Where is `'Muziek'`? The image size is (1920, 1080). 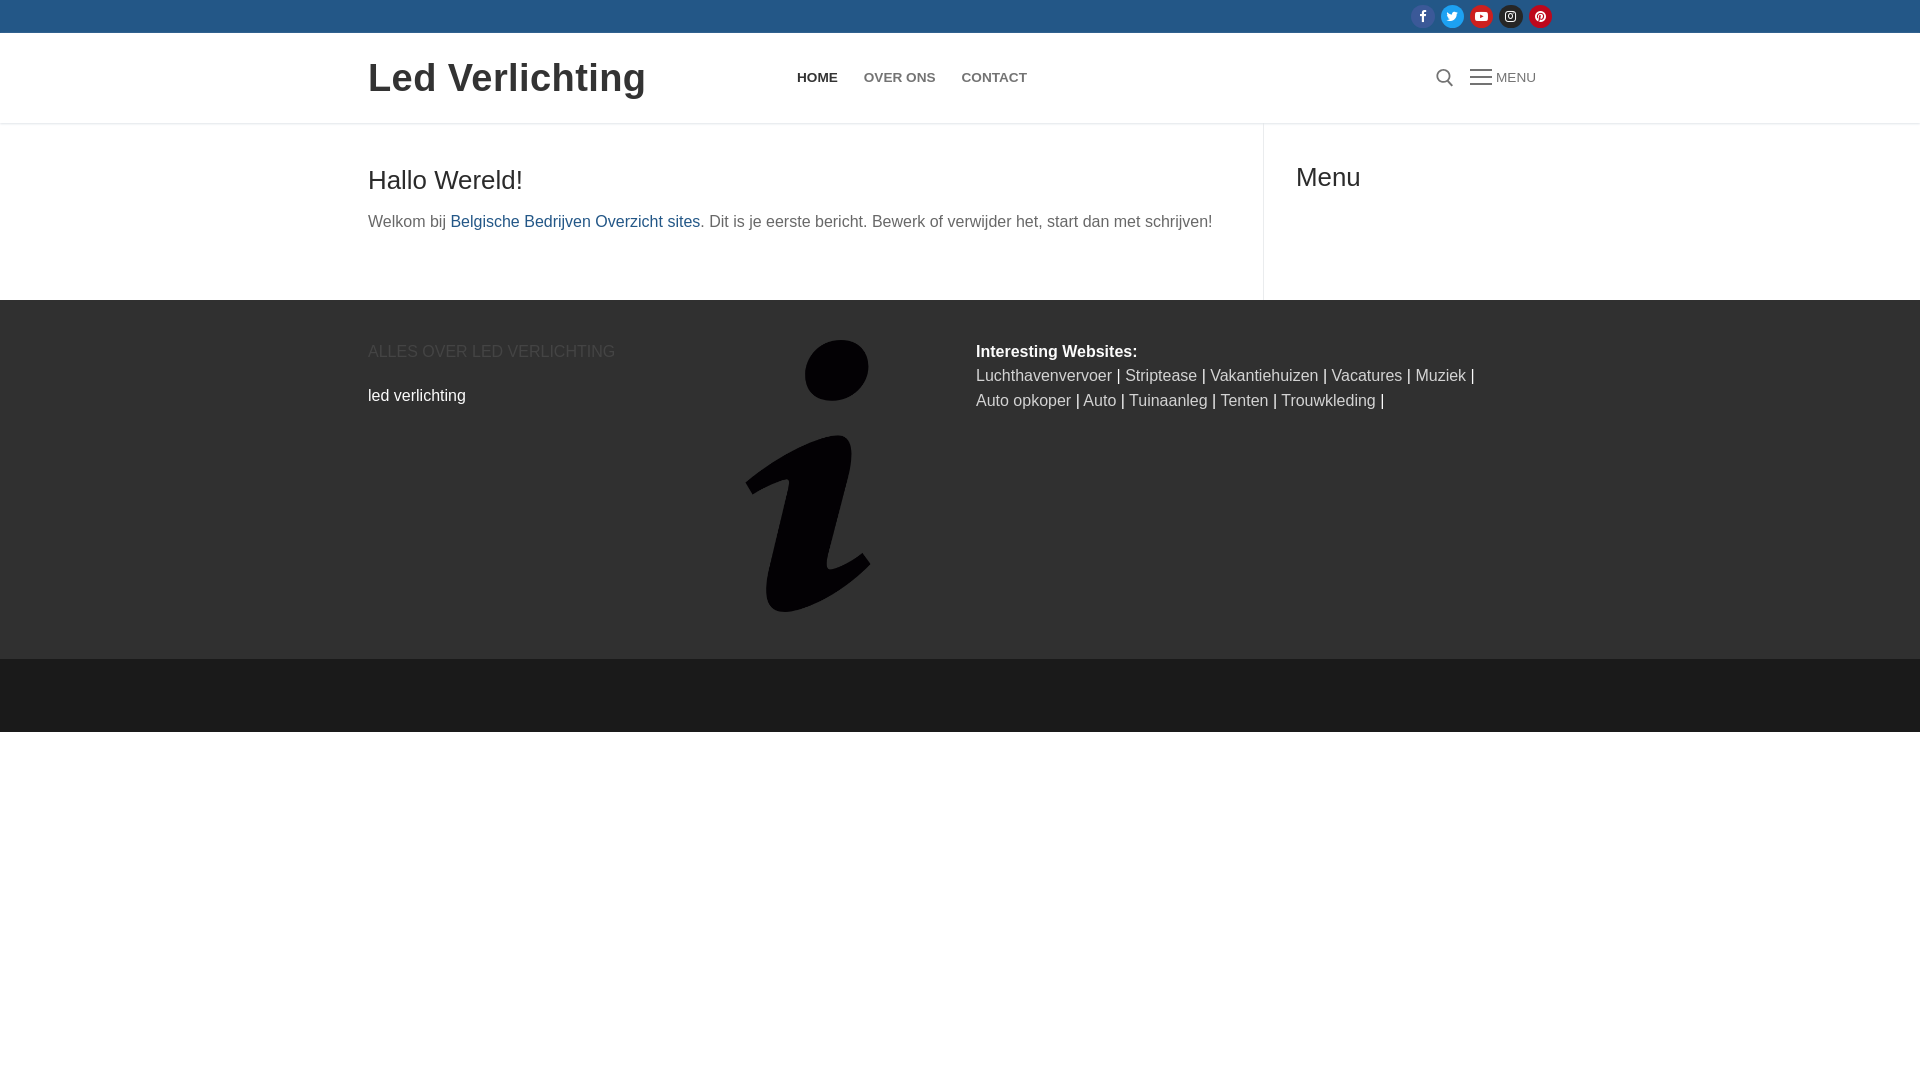
'Muziek' is located at coordinates (1440, 375).